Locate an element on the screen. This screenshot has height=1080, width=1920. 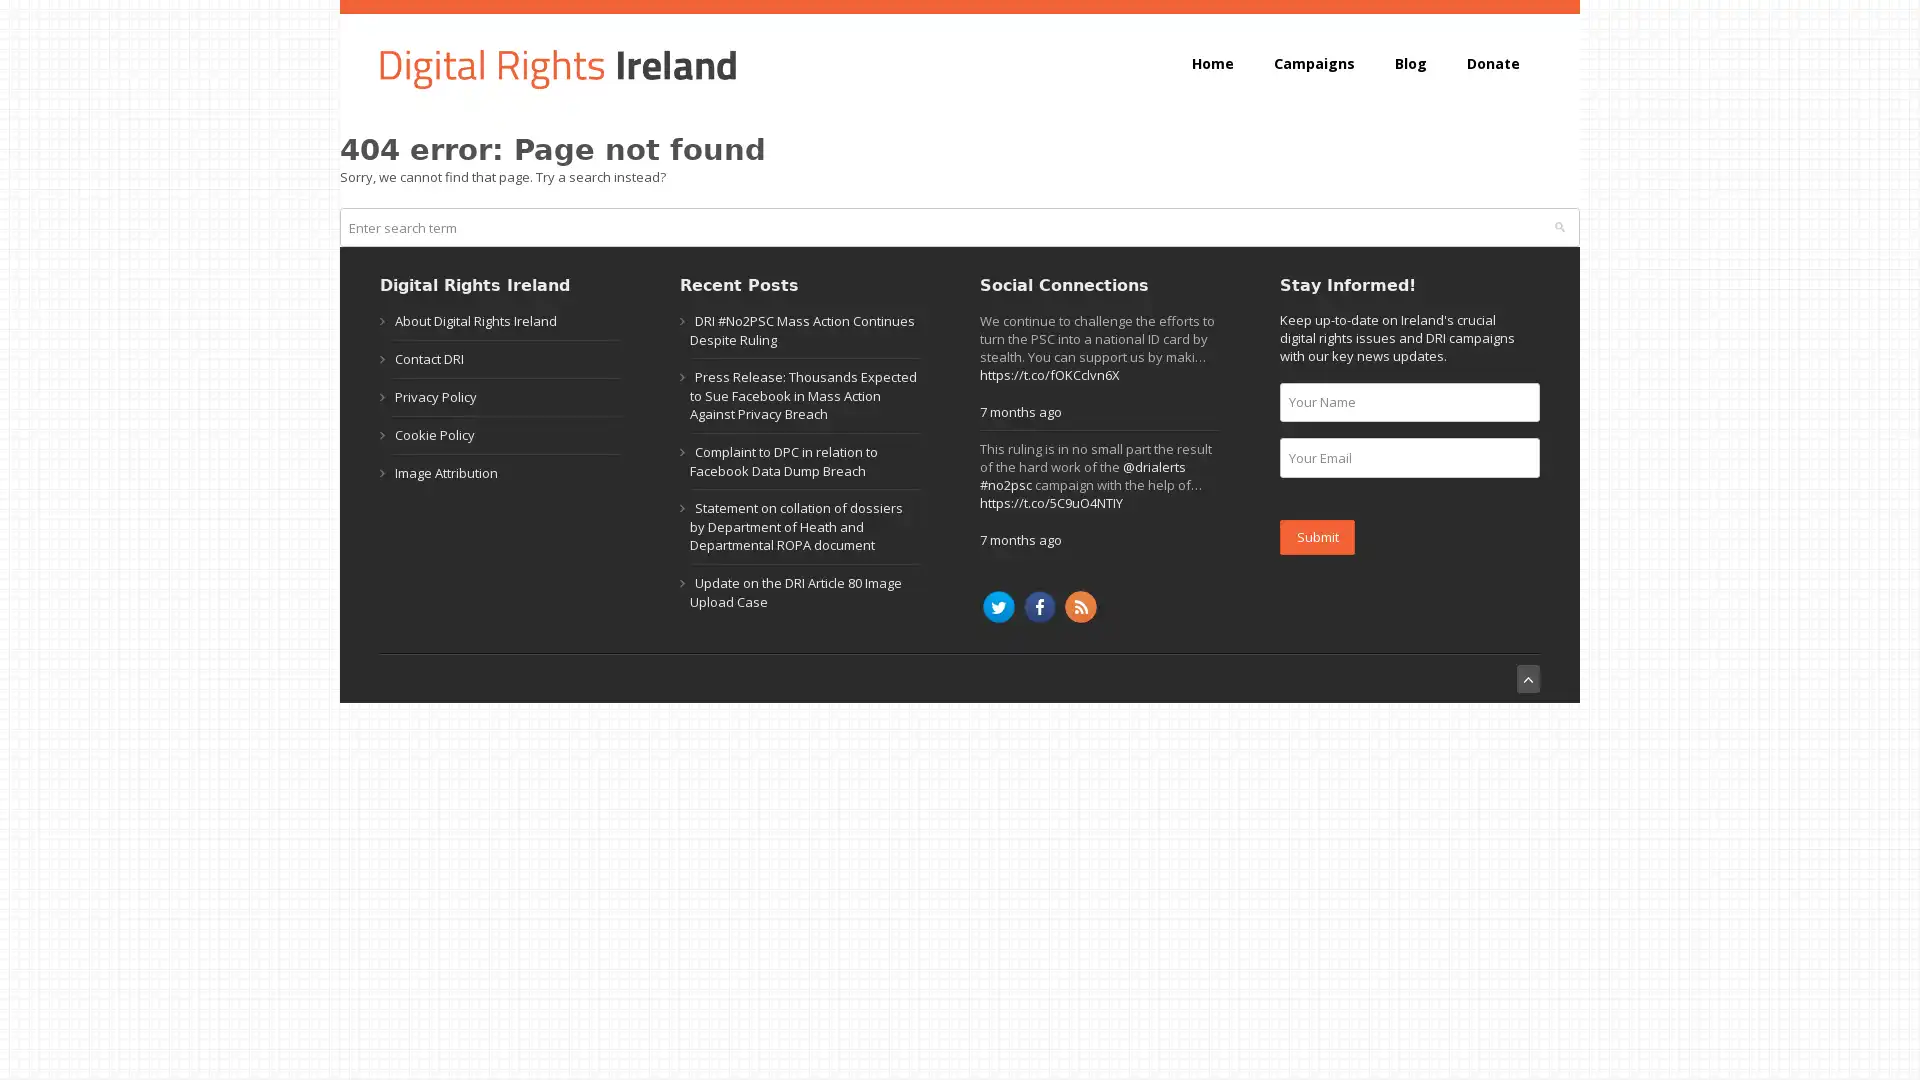
Submit is located at coordinates (1317, 535).